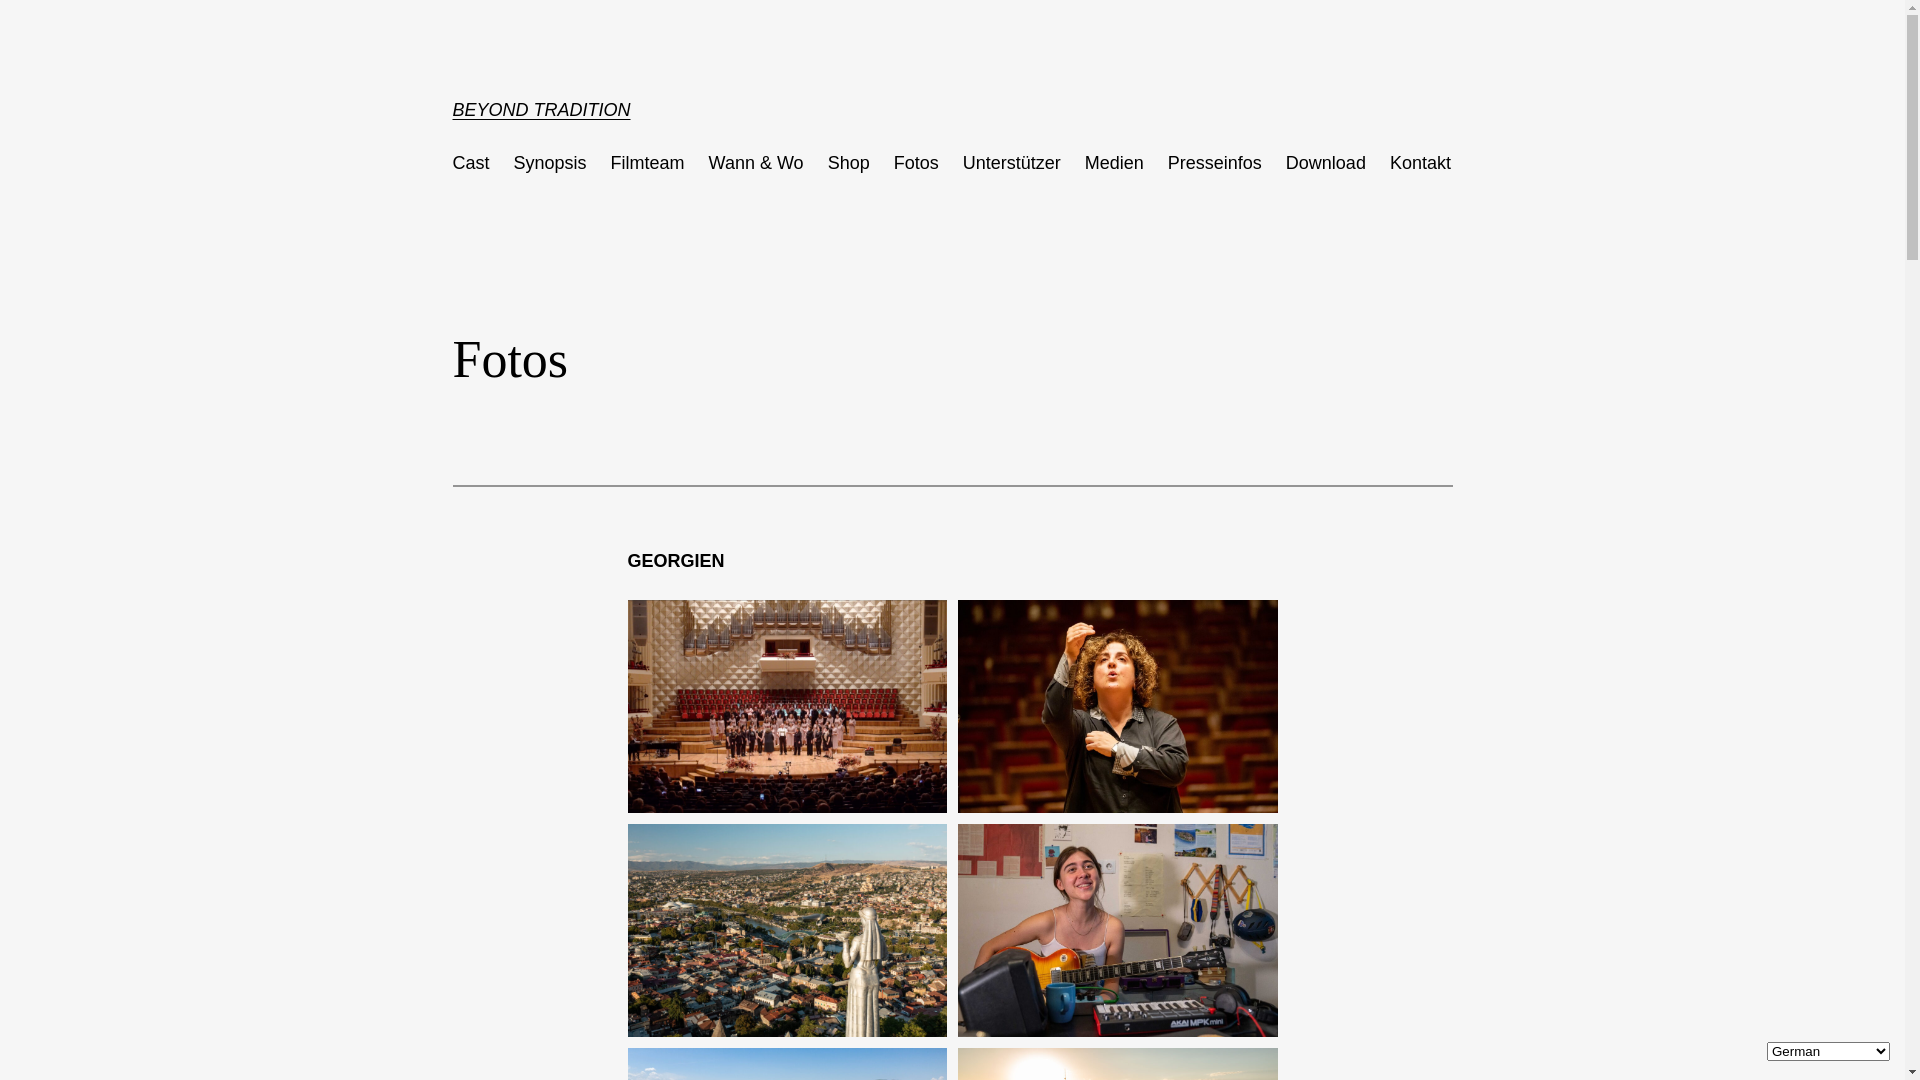 This screenshot has height=1080, width=1920. Describe the element at coordinates (1213, 162) in the screenshot. I see `'Presseinfos'` at that location.